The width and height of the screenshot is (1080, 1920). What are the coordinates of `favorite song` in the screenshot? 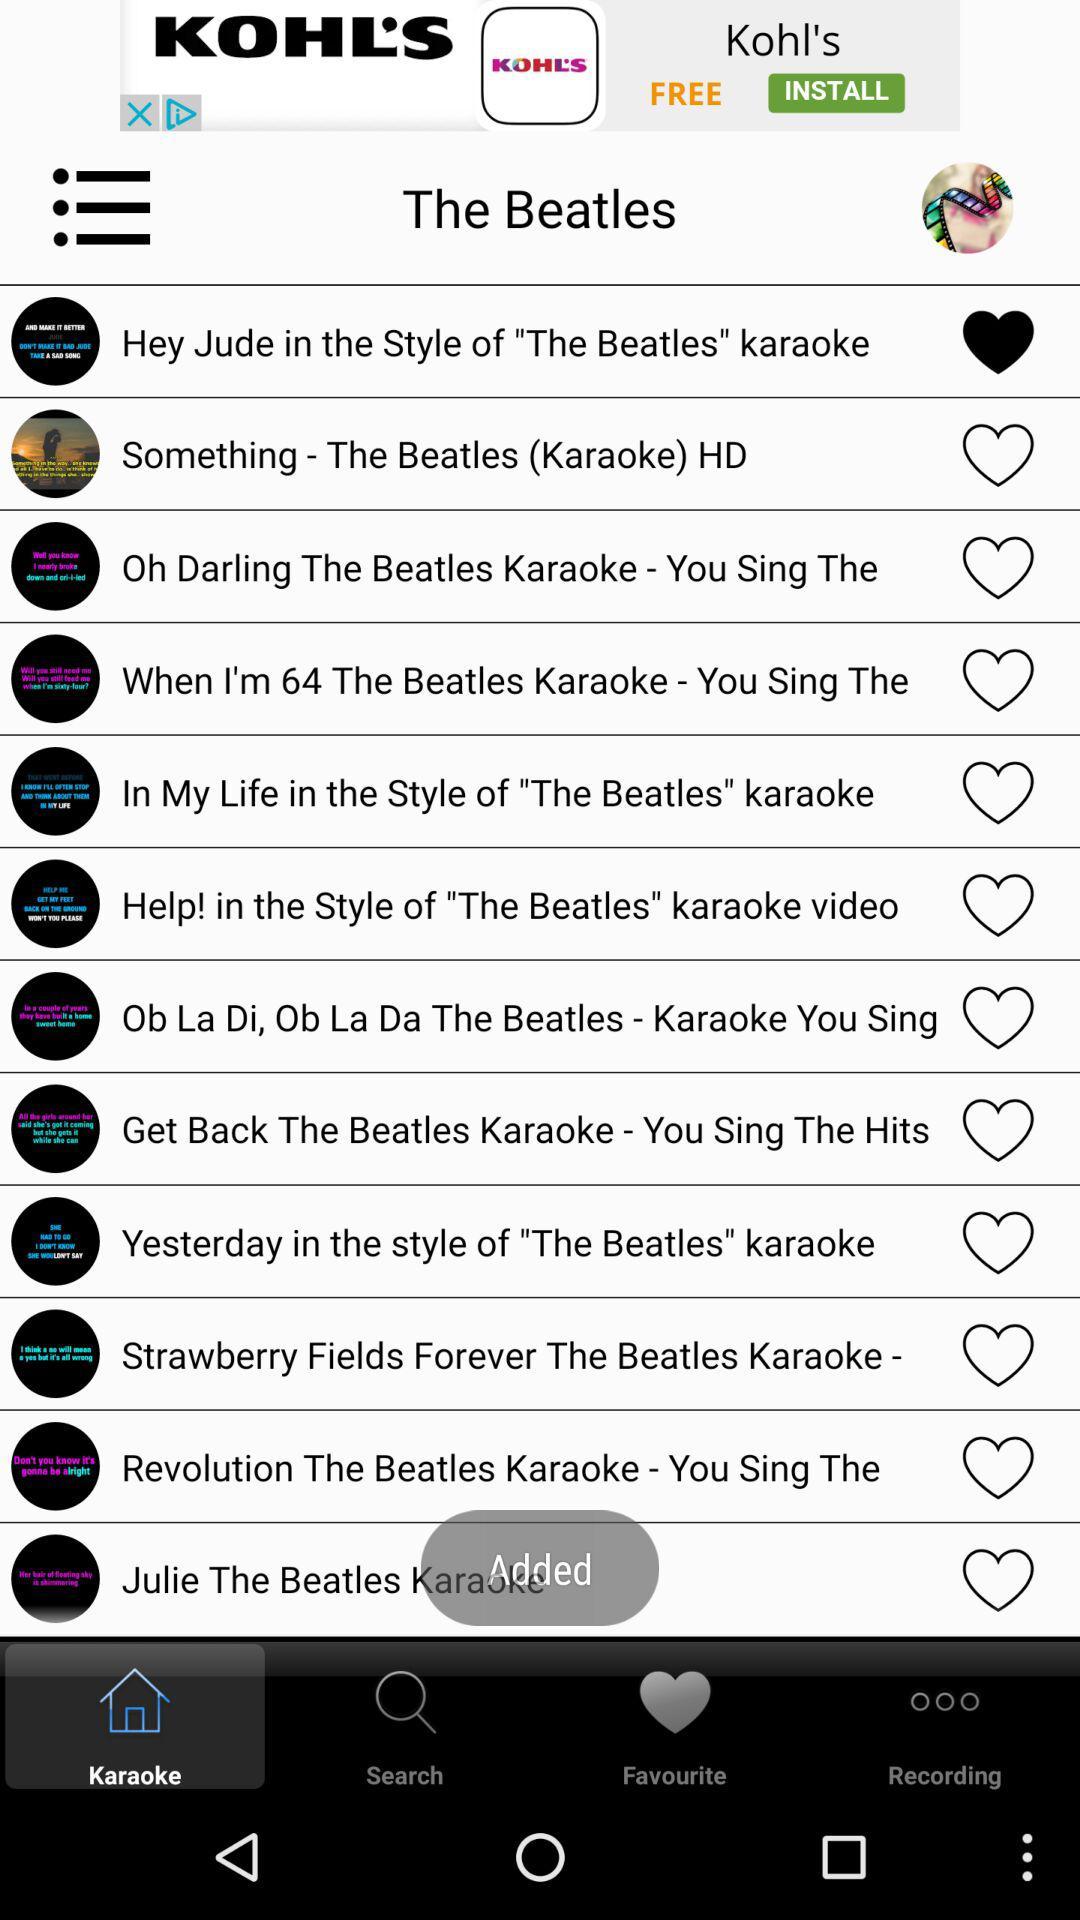 It's located at (998, 452).